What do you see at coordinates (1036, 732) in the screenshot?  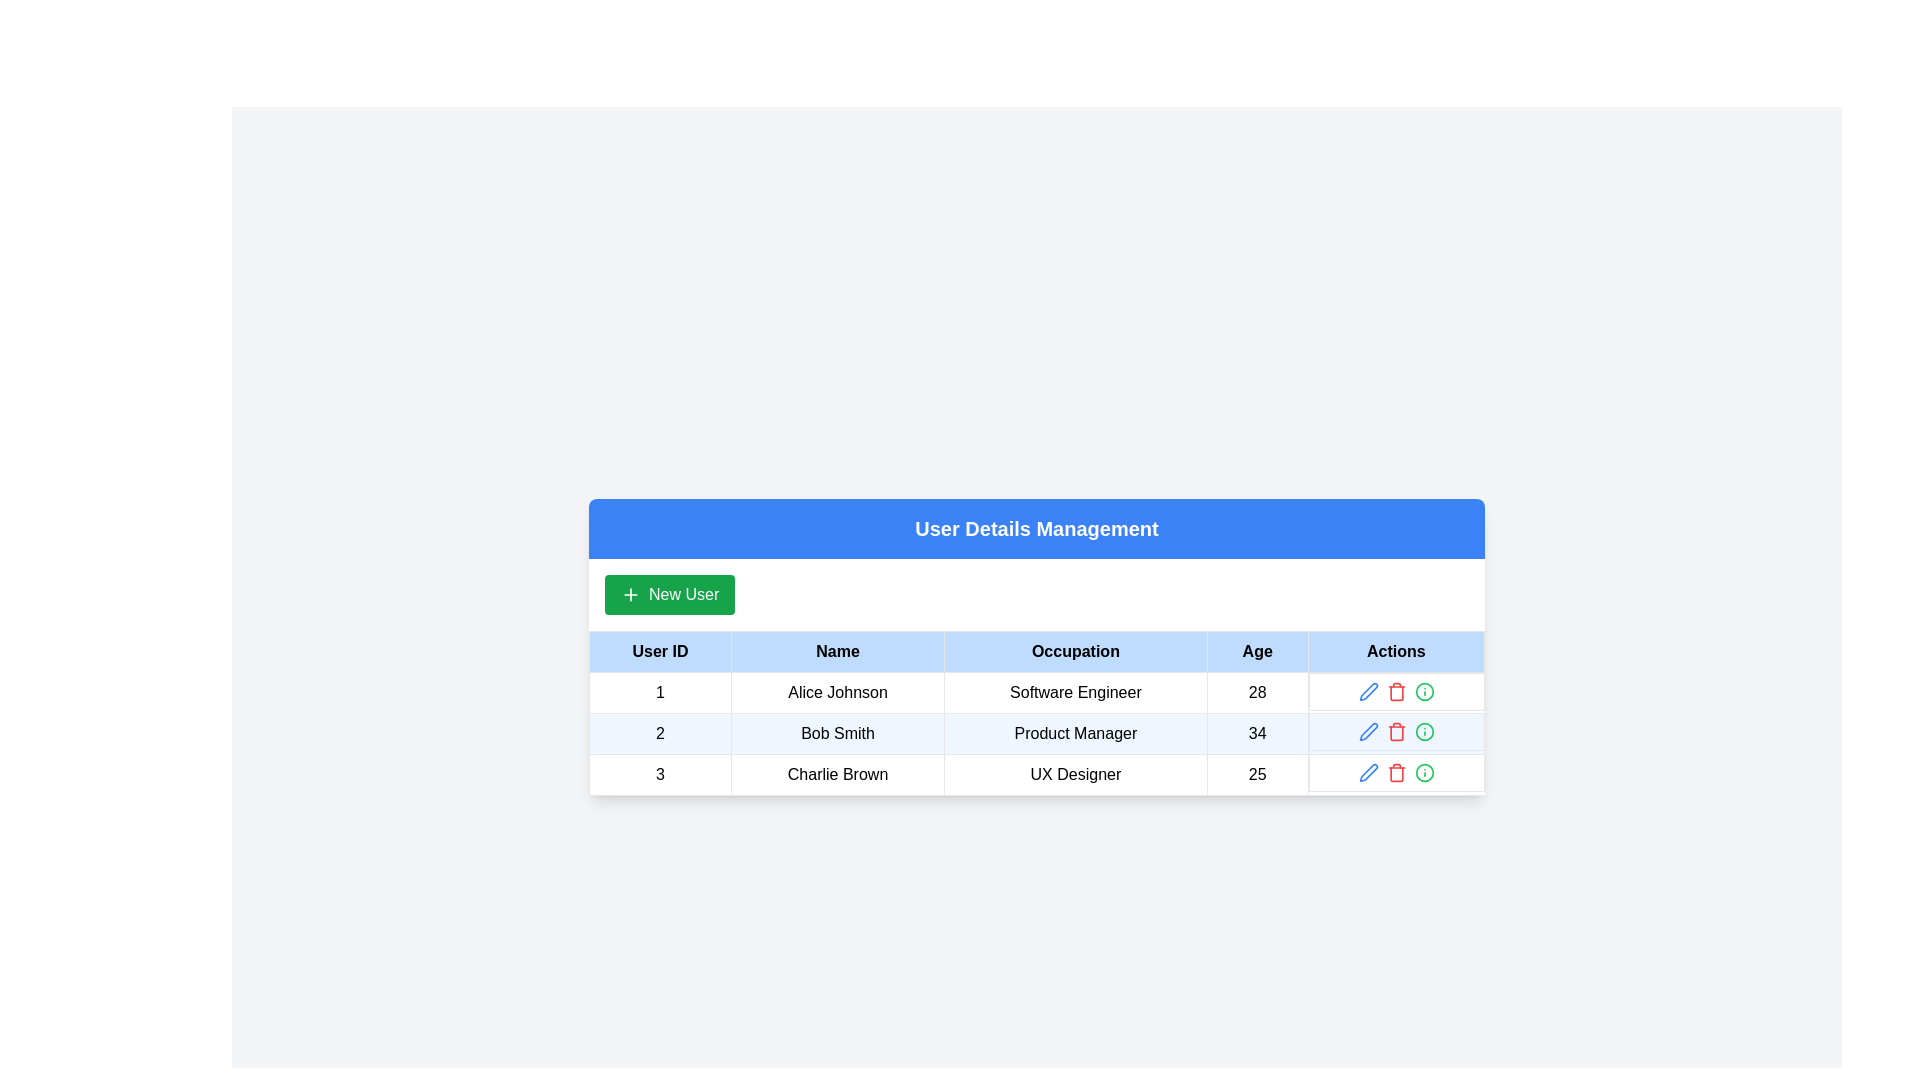 I see `the second row in the user management table, which displays detailed information about a user, for more details` at bounding box center [1036, 732].